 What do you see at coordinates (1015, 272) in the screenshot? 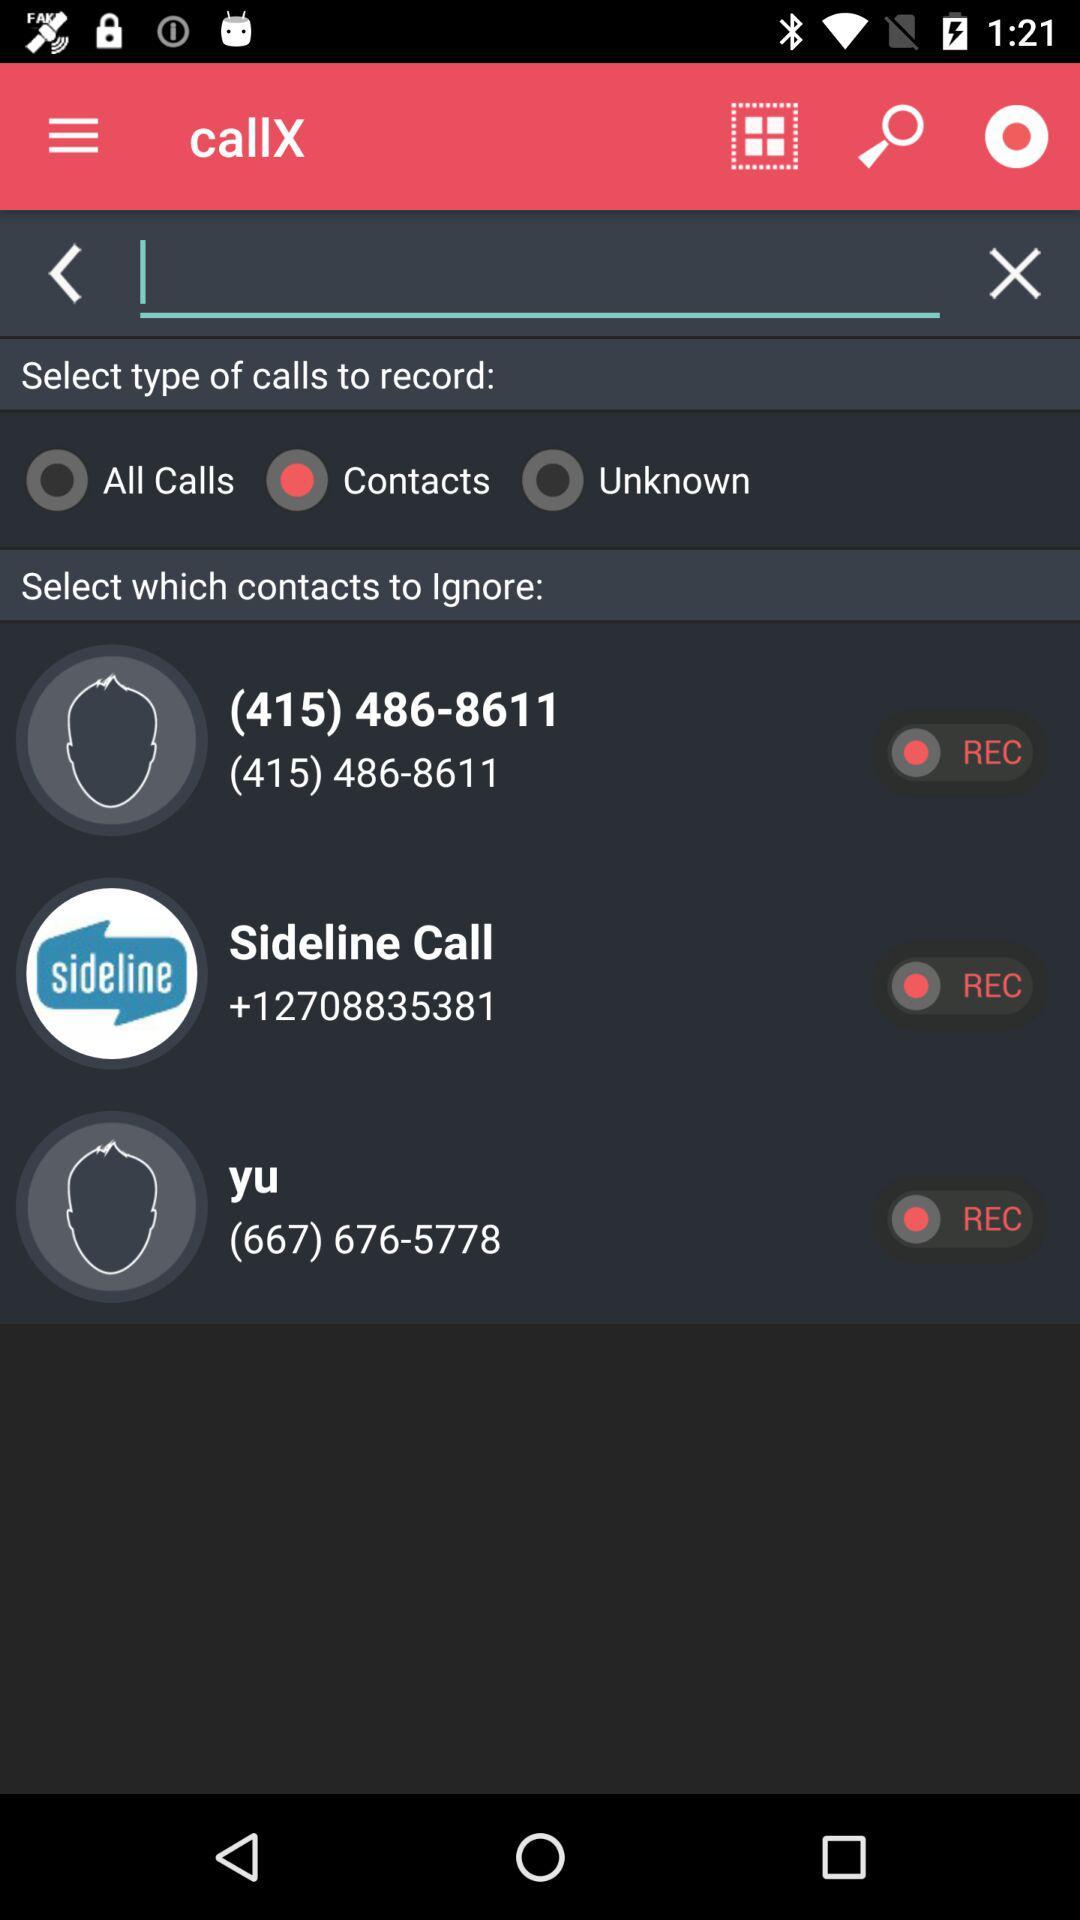
I see `page` at bounding box center [1015, 272].